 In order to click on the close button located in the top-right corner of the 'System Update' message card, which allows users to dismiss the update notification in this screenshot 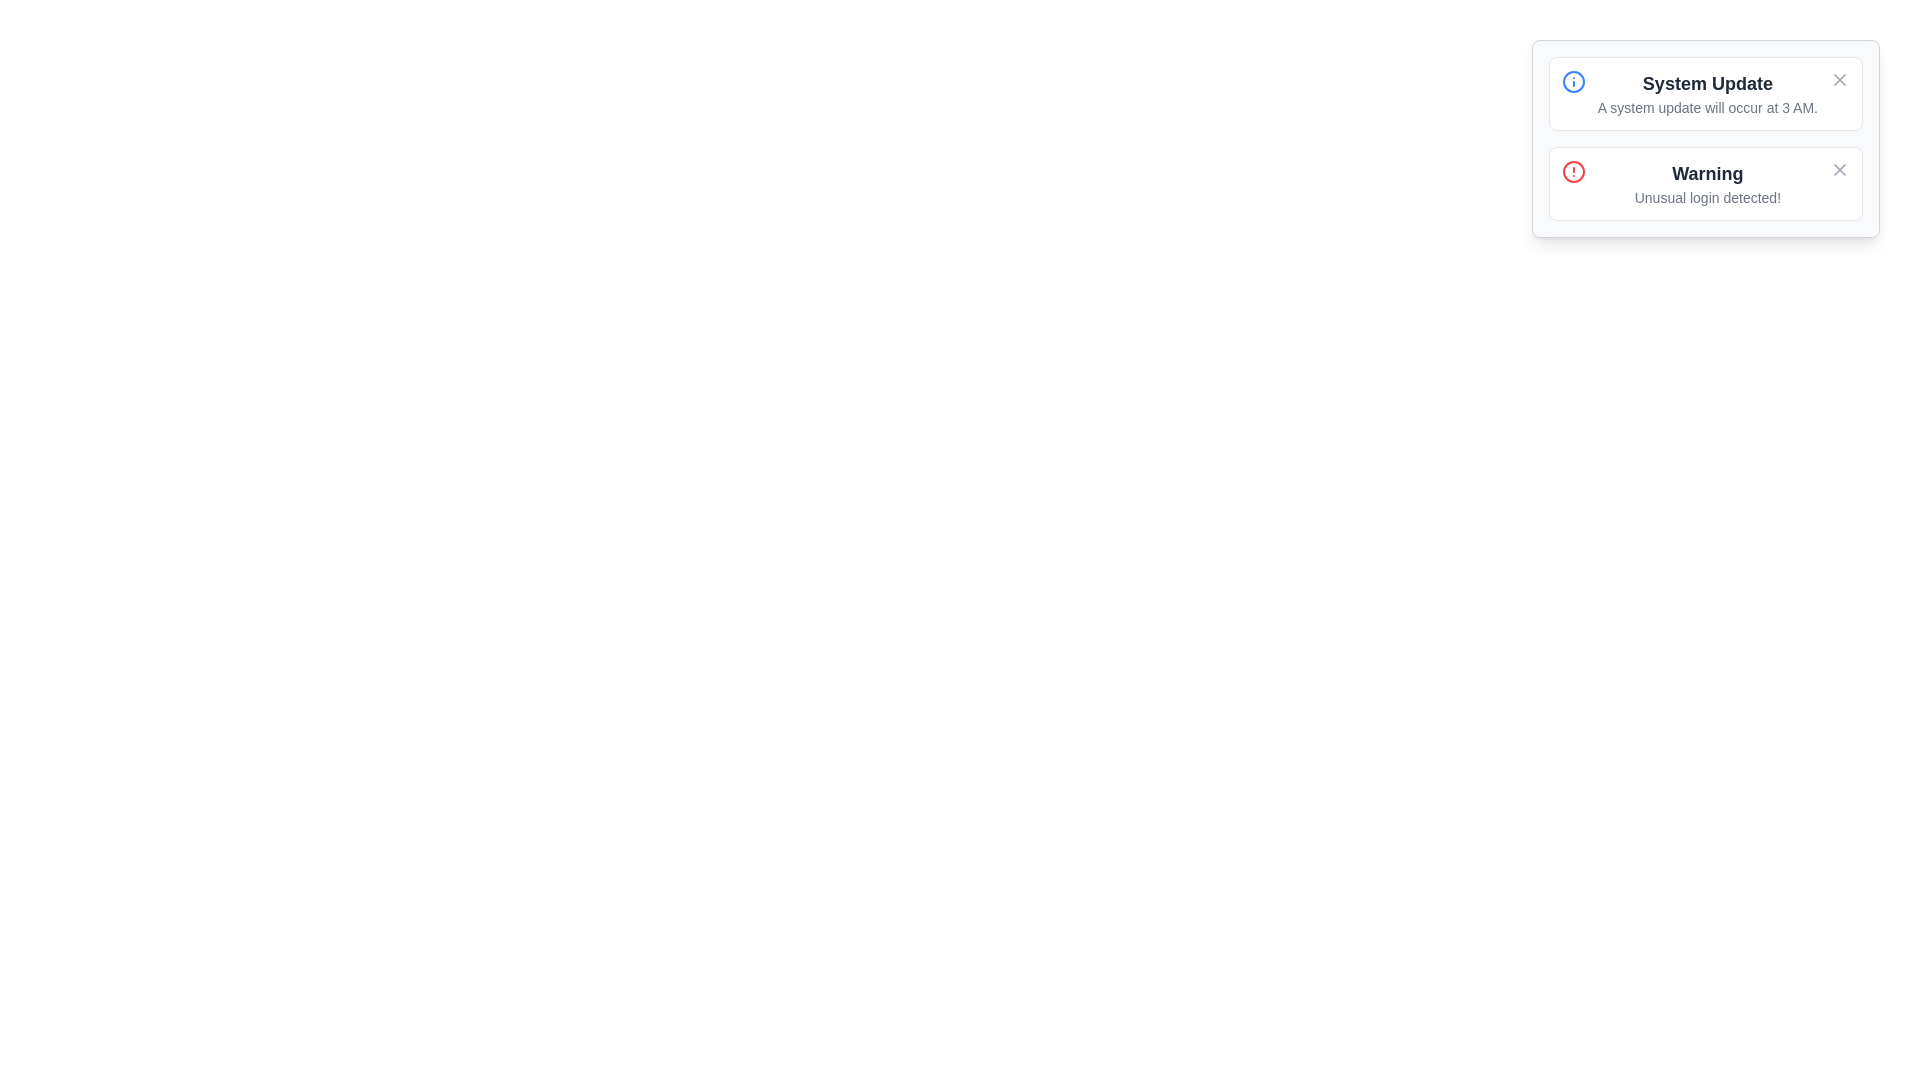, I will do `click(1839, 79)`.